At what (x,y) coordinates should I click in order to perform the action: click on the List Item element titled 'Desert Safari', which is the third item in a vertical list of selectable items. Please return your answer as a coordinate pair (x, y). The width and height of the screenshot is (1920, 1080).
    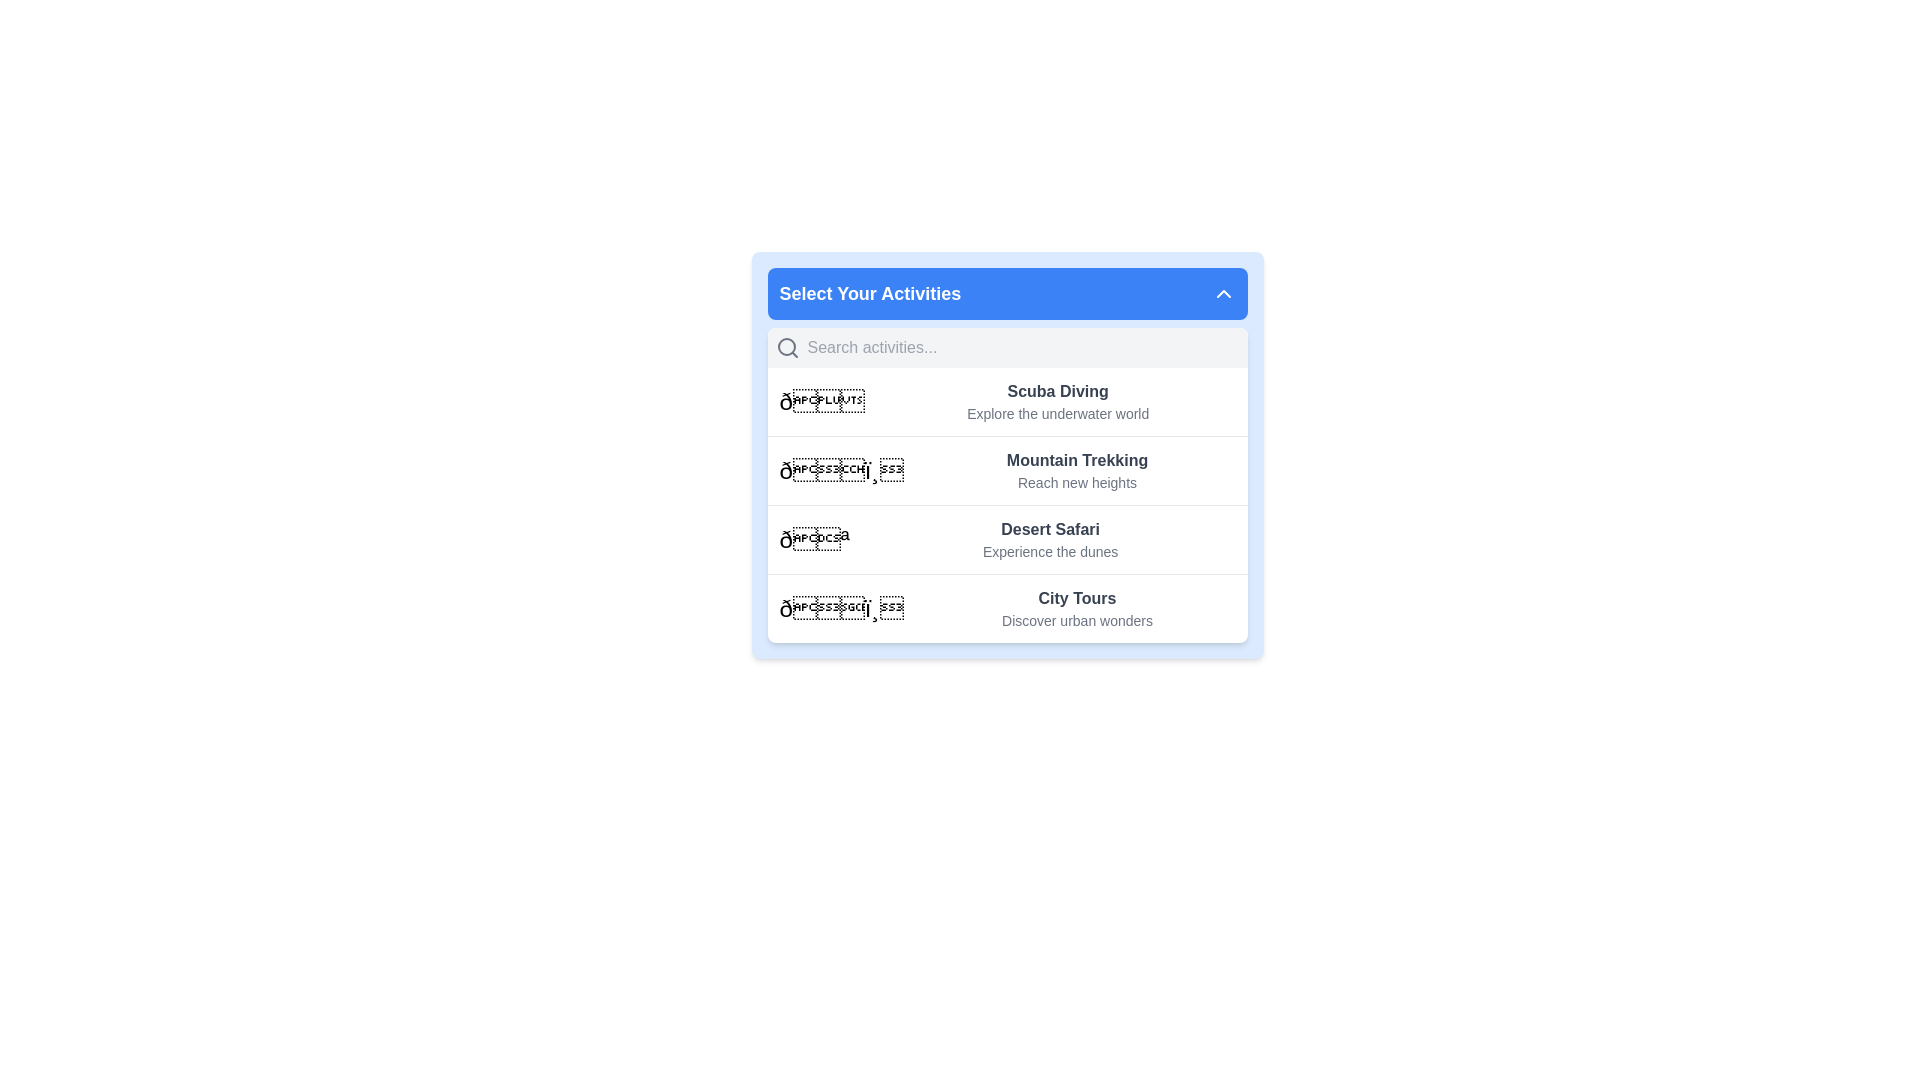
    Looking at the image, I should click on (1007, 538).